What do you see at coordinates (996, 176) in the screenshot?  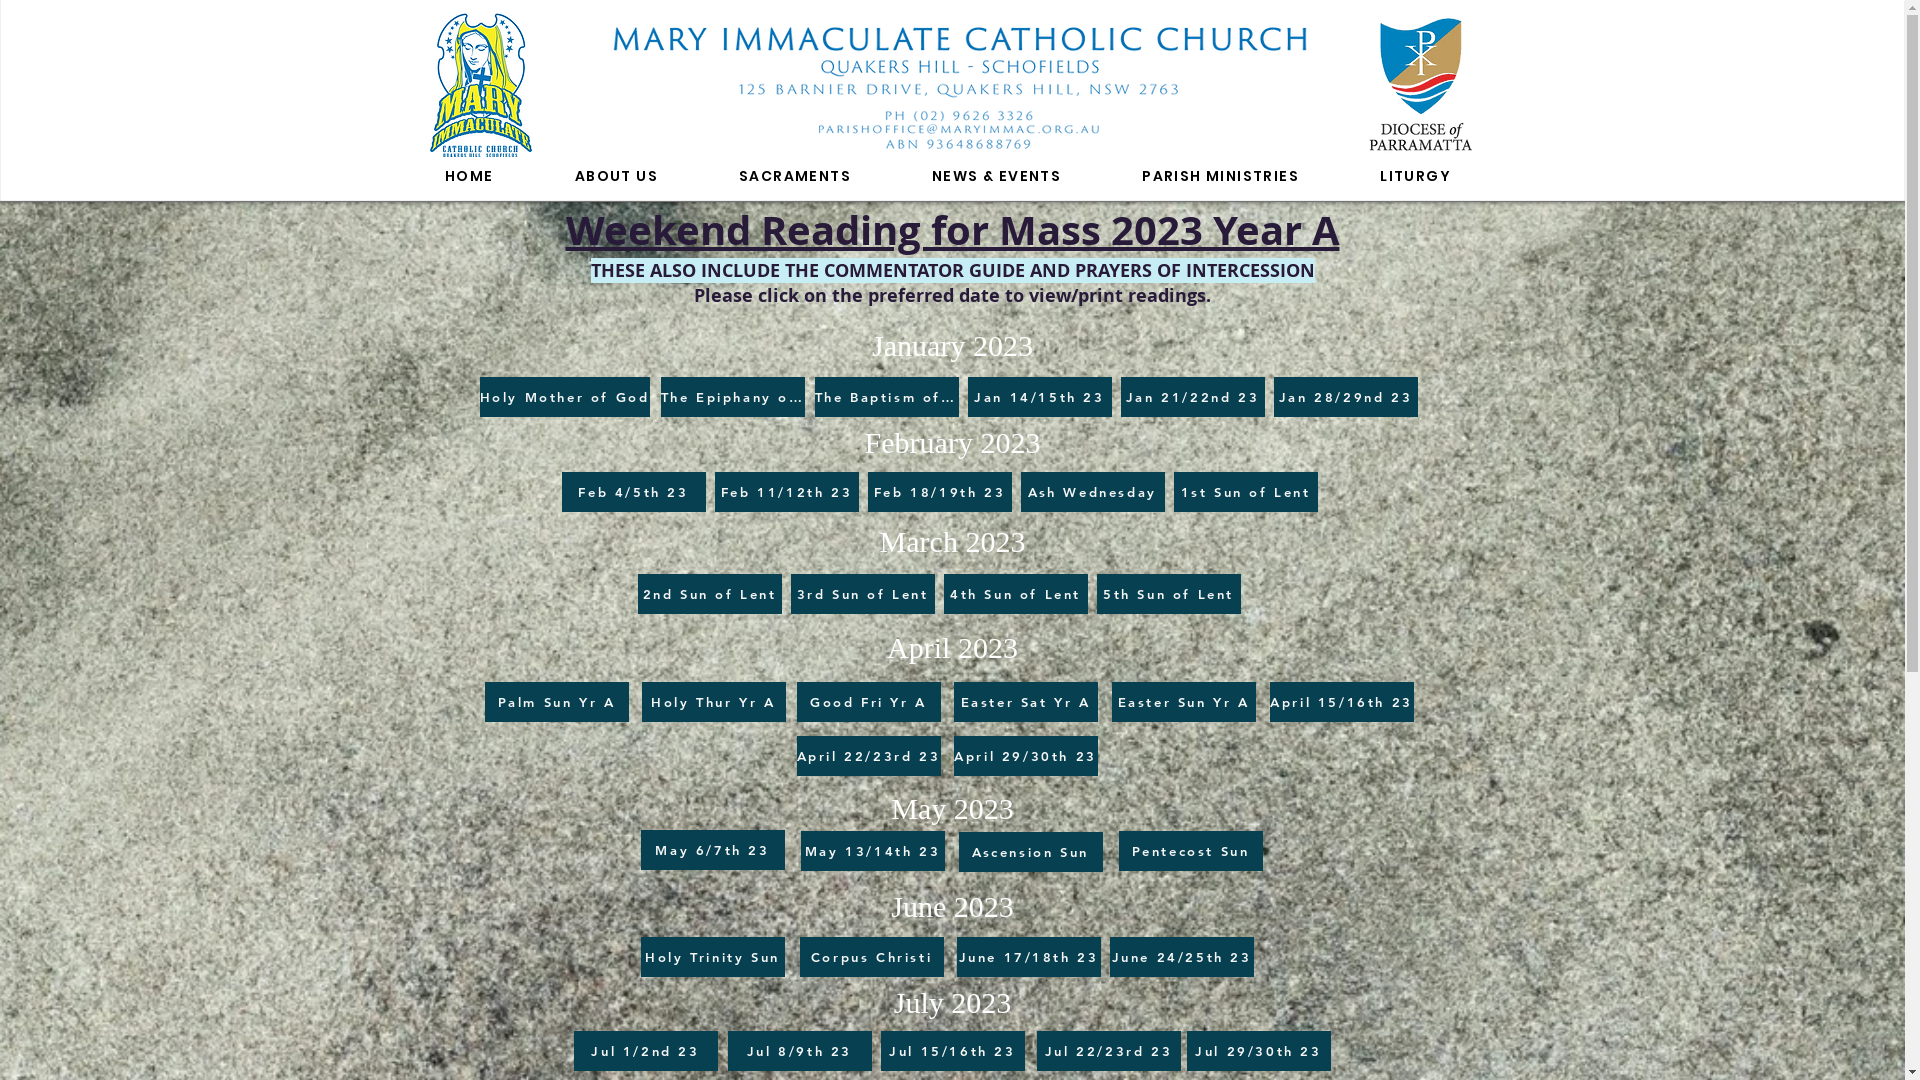 I see `'NEWS & EVENTS'` at bounding box center [996, 176].